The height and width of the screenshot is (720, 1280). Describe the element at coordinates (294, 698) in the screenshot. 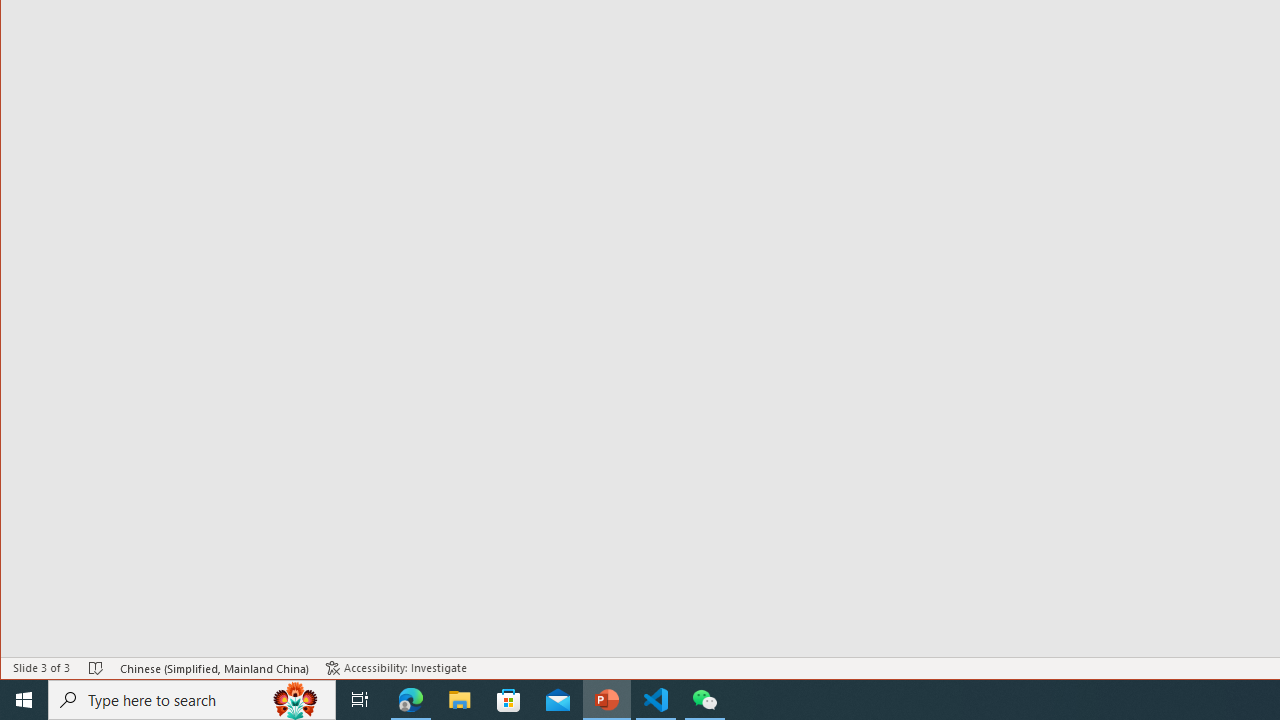

I see `'Search highlights icon opens search home window'` at that location.